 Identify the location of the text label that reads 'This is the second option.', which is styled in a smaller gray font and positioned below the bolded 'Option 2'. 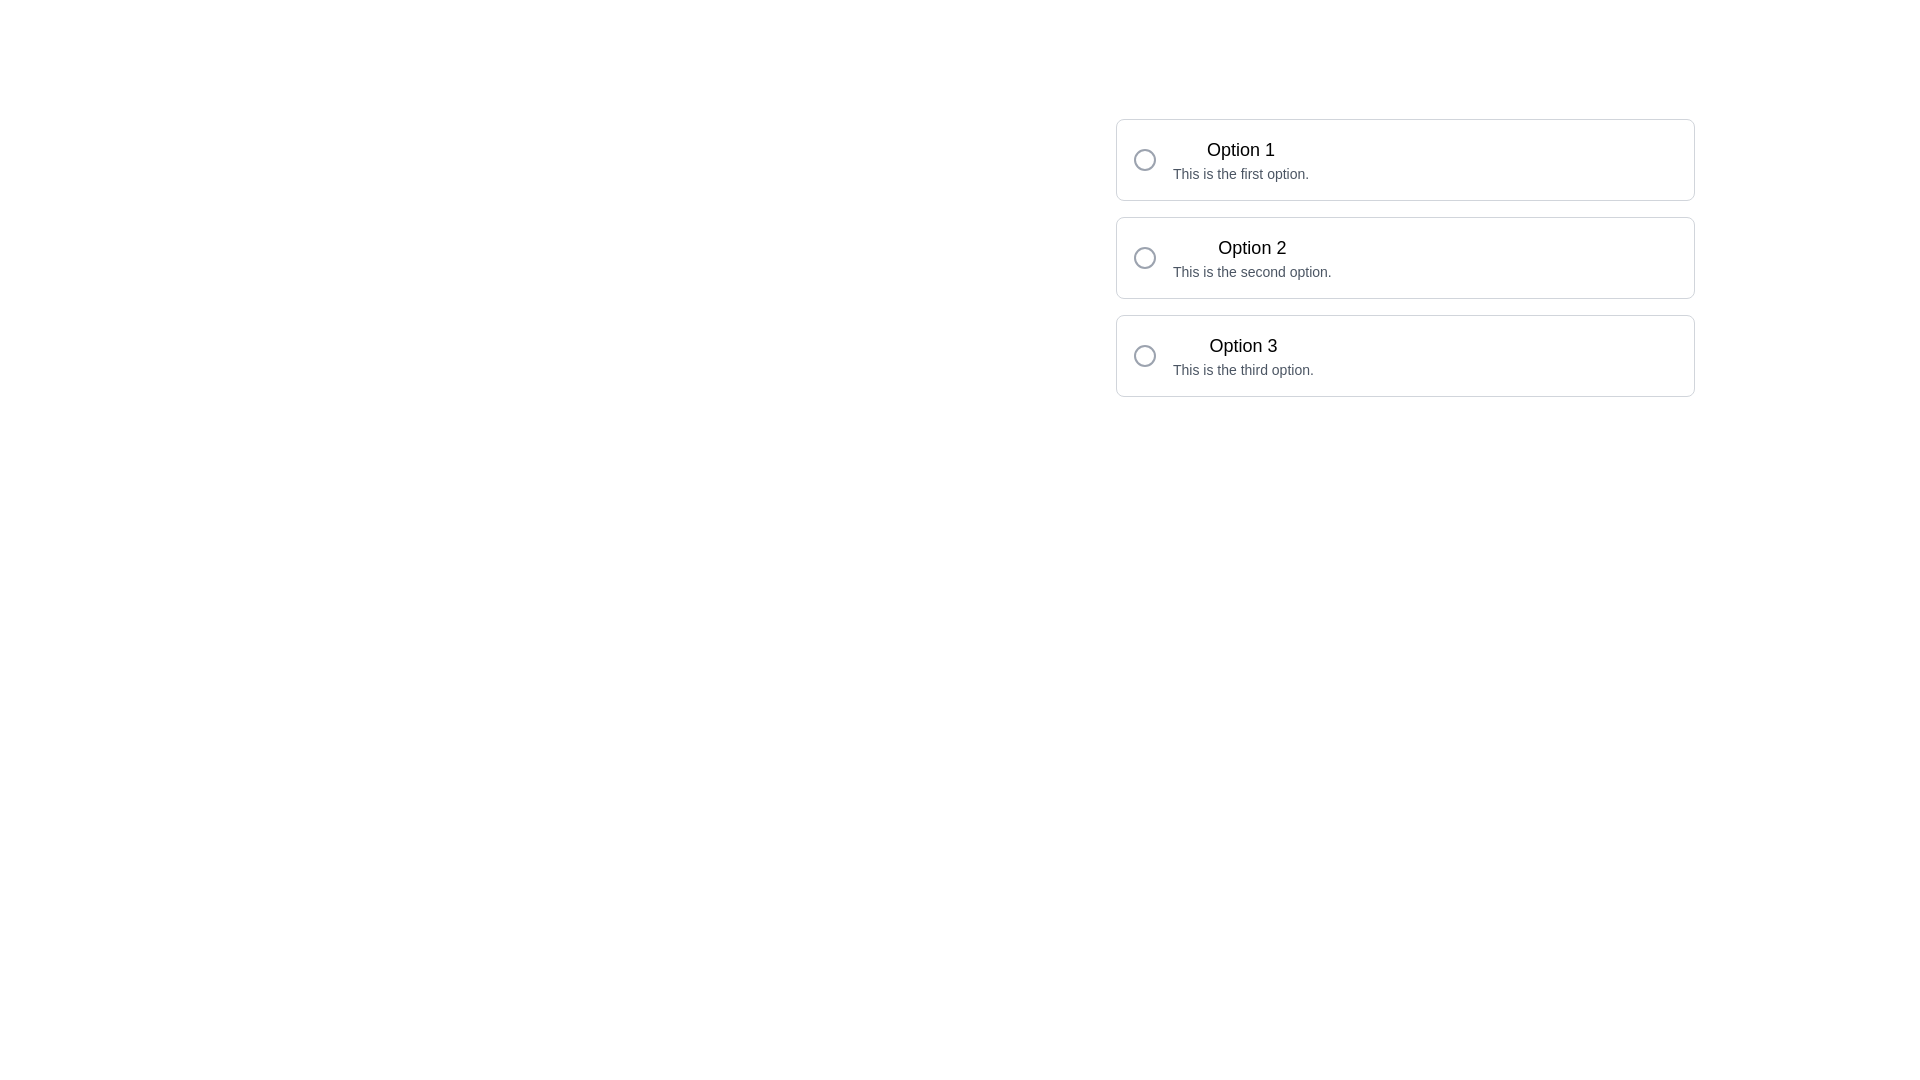
(1251, 272).